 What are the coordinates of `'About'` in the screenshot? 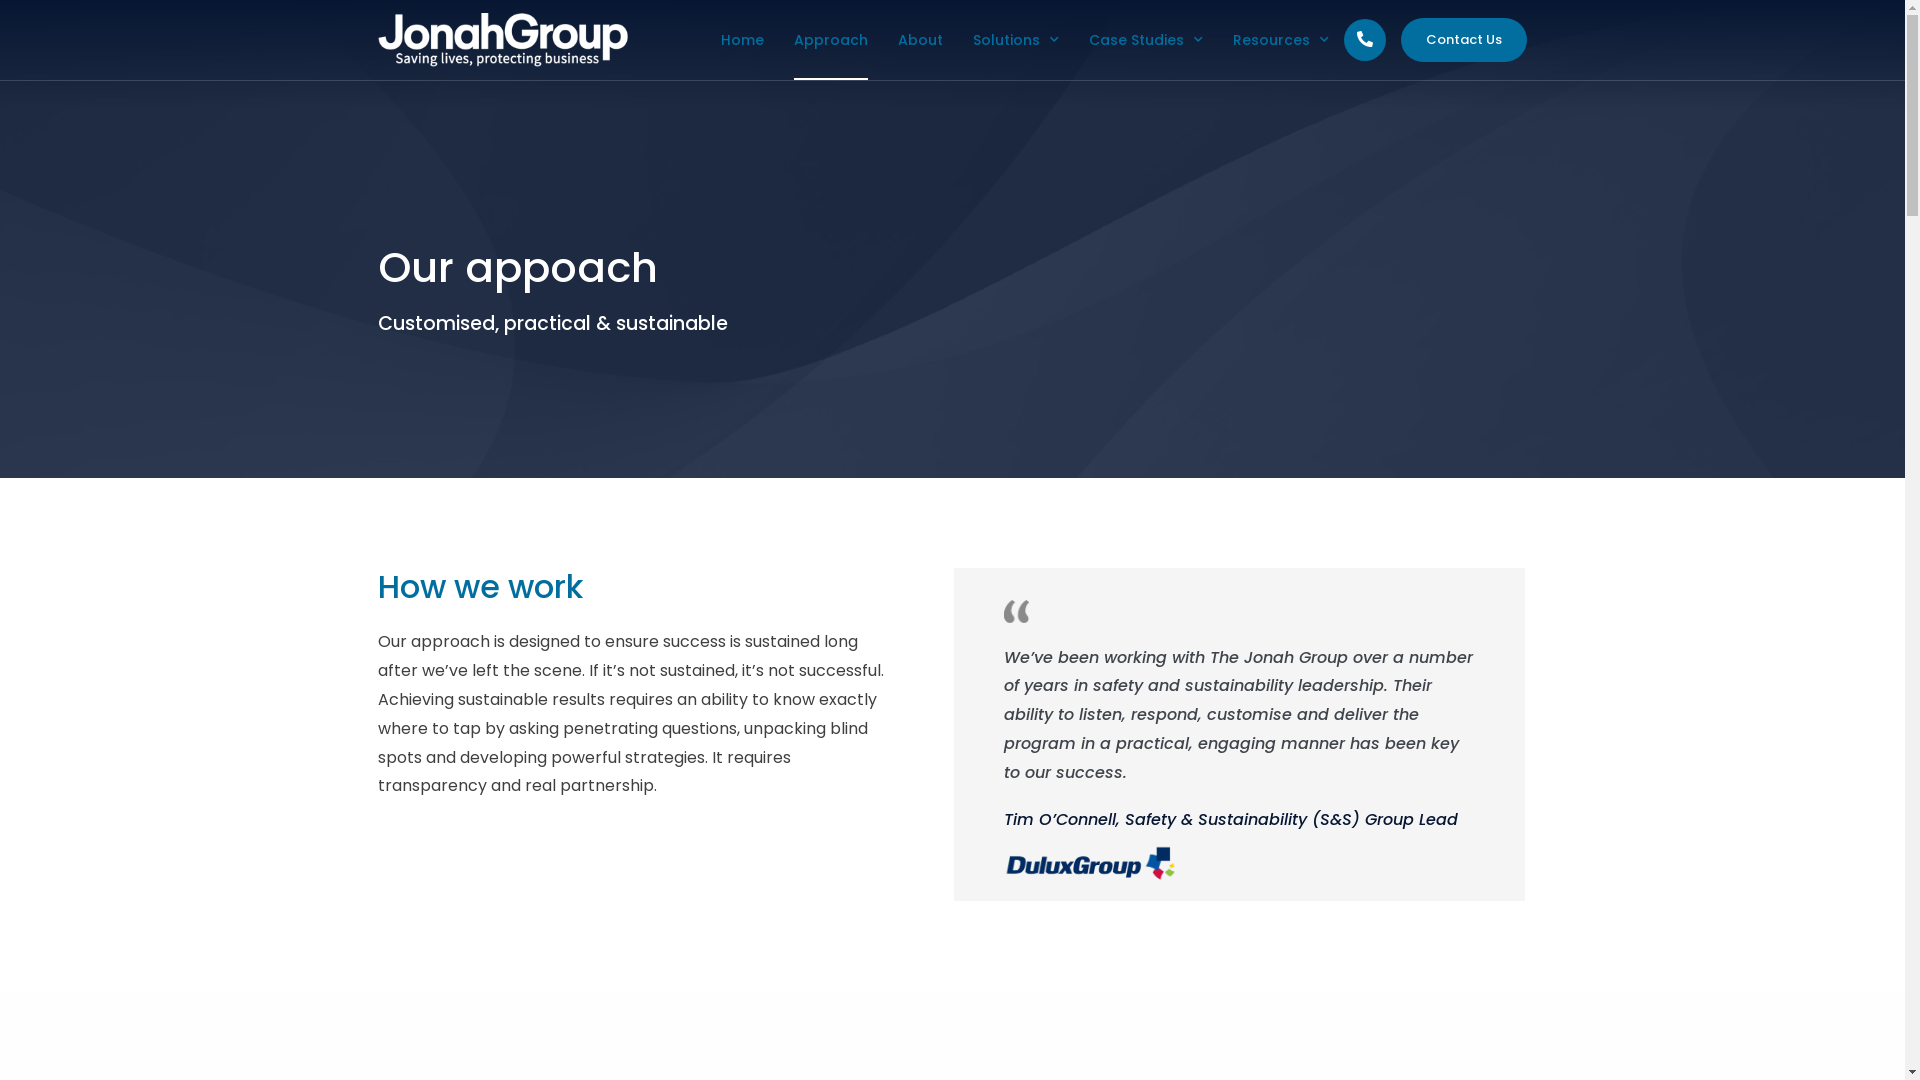 It's located at (896, 39).